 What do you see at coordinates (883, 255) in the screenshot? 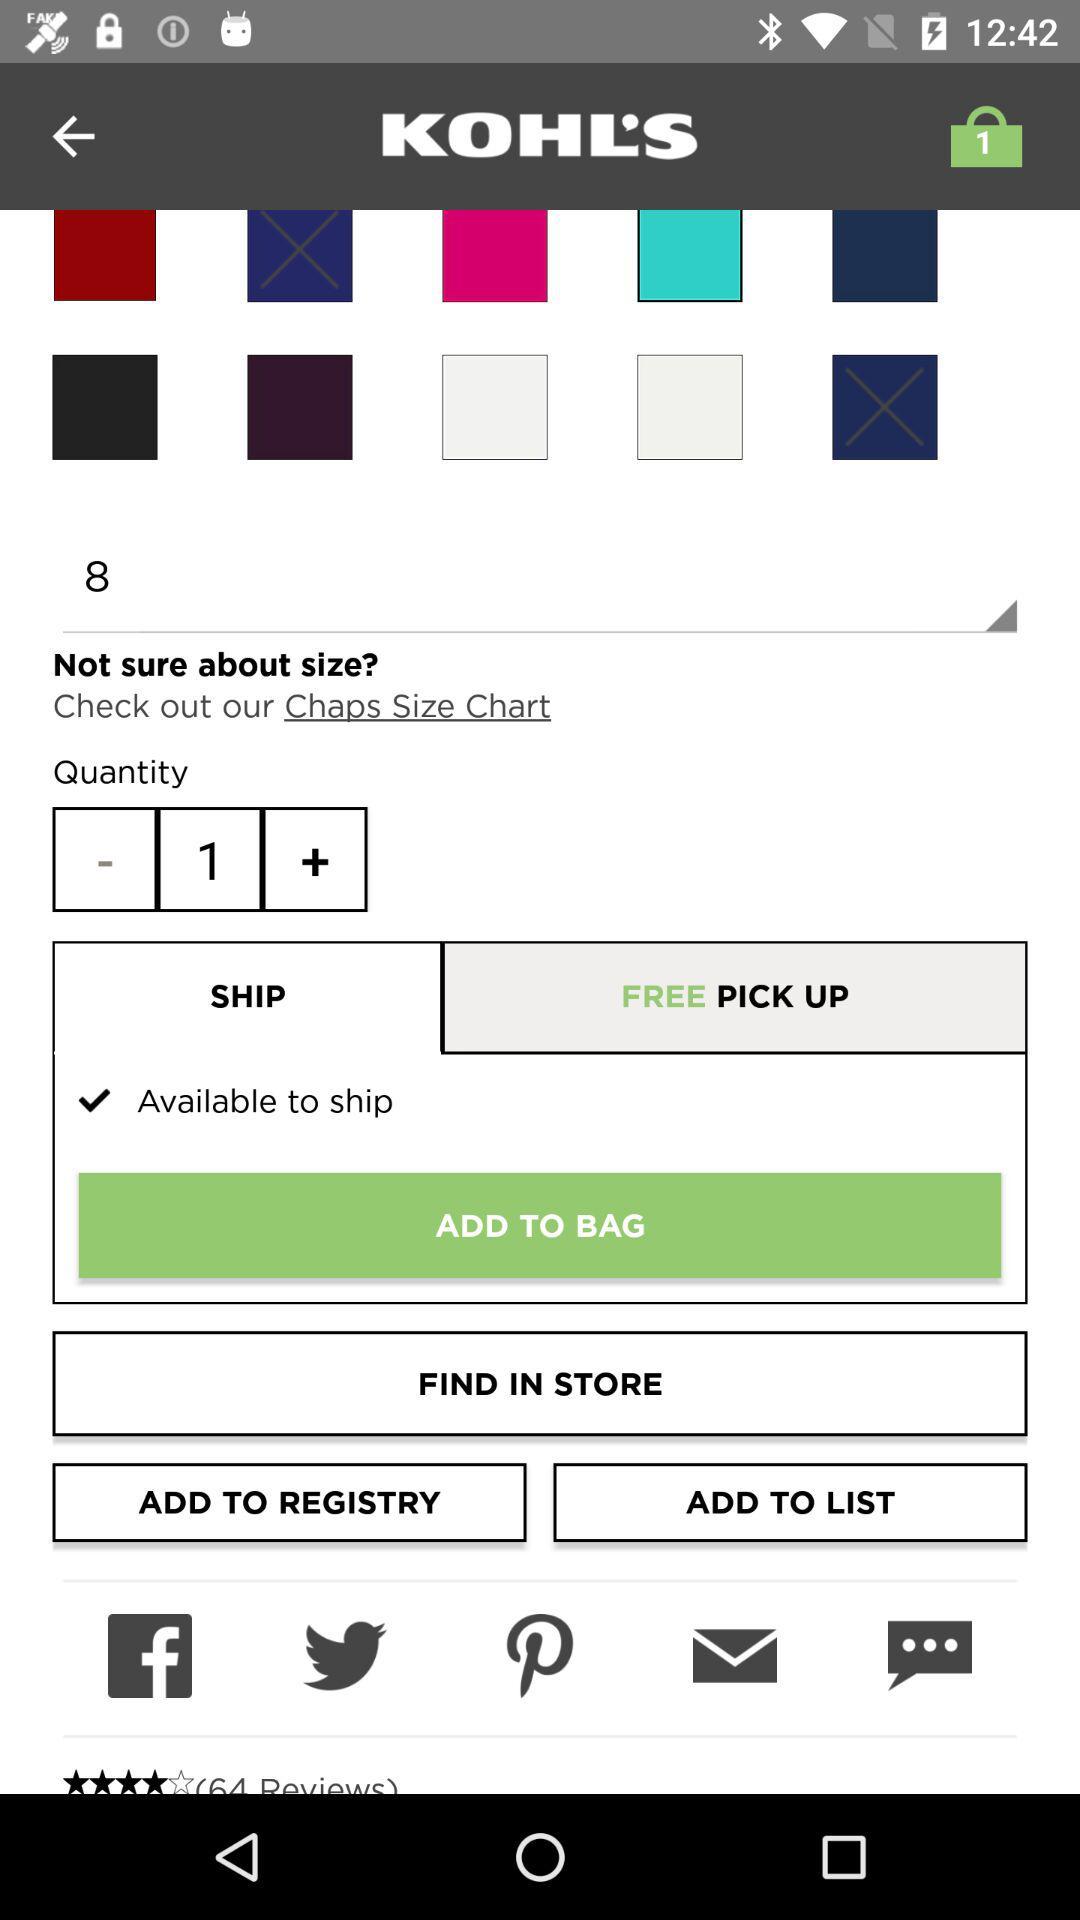
I see `choose color clue` at bounding box center [883, 255].